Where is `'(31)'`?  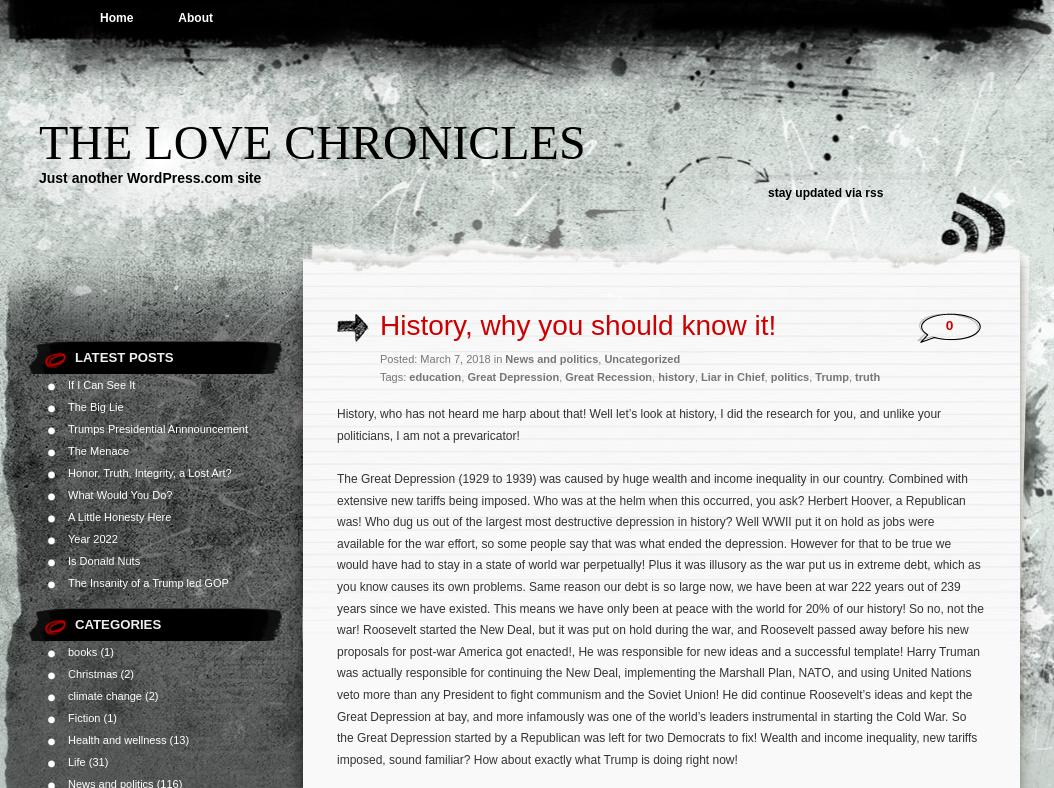
'(31)' is located at coordinates (95, 761).